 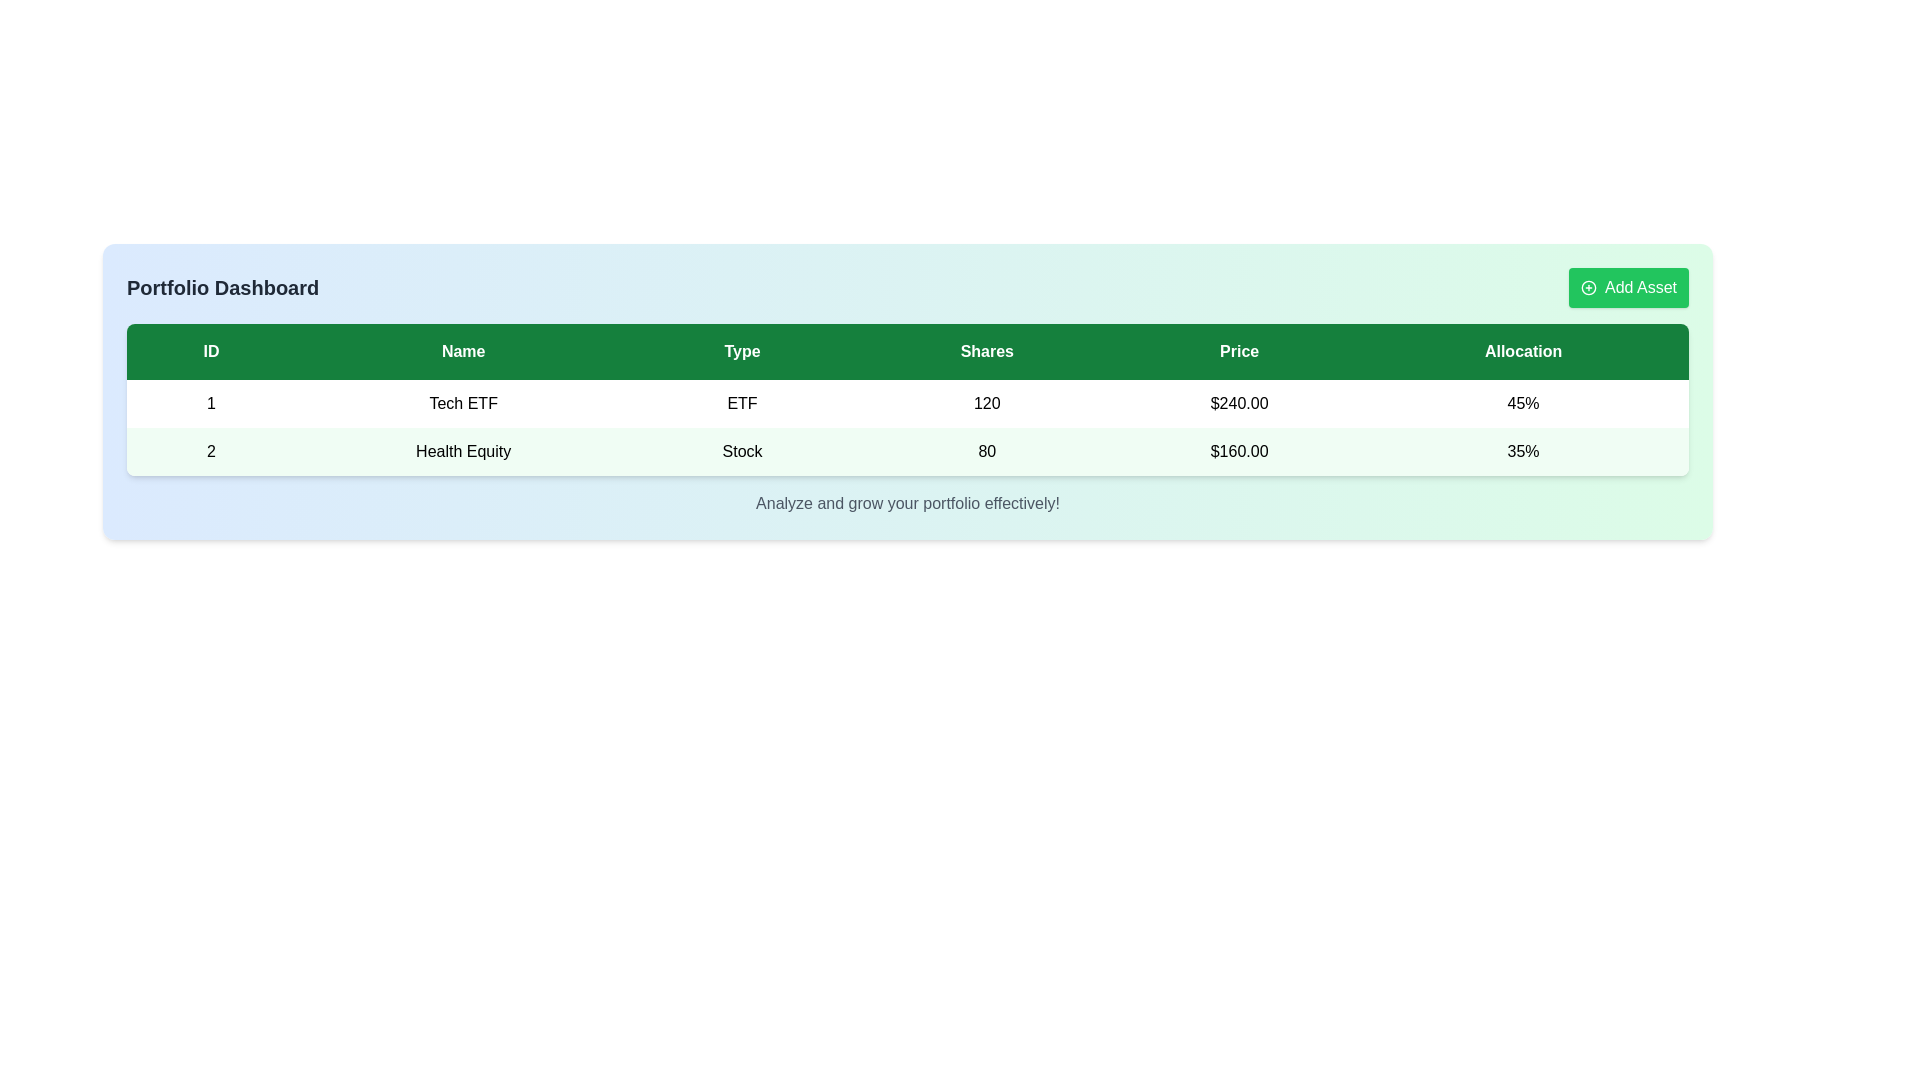 What do you see at coordinates (987, 350) in the screenshot?
I see `the 'Shares' text label, which is a rectangular element with white text on a green background, located in the header row of a table between the 'Type' and 'Price' headers` at bounding box center [987, 350].